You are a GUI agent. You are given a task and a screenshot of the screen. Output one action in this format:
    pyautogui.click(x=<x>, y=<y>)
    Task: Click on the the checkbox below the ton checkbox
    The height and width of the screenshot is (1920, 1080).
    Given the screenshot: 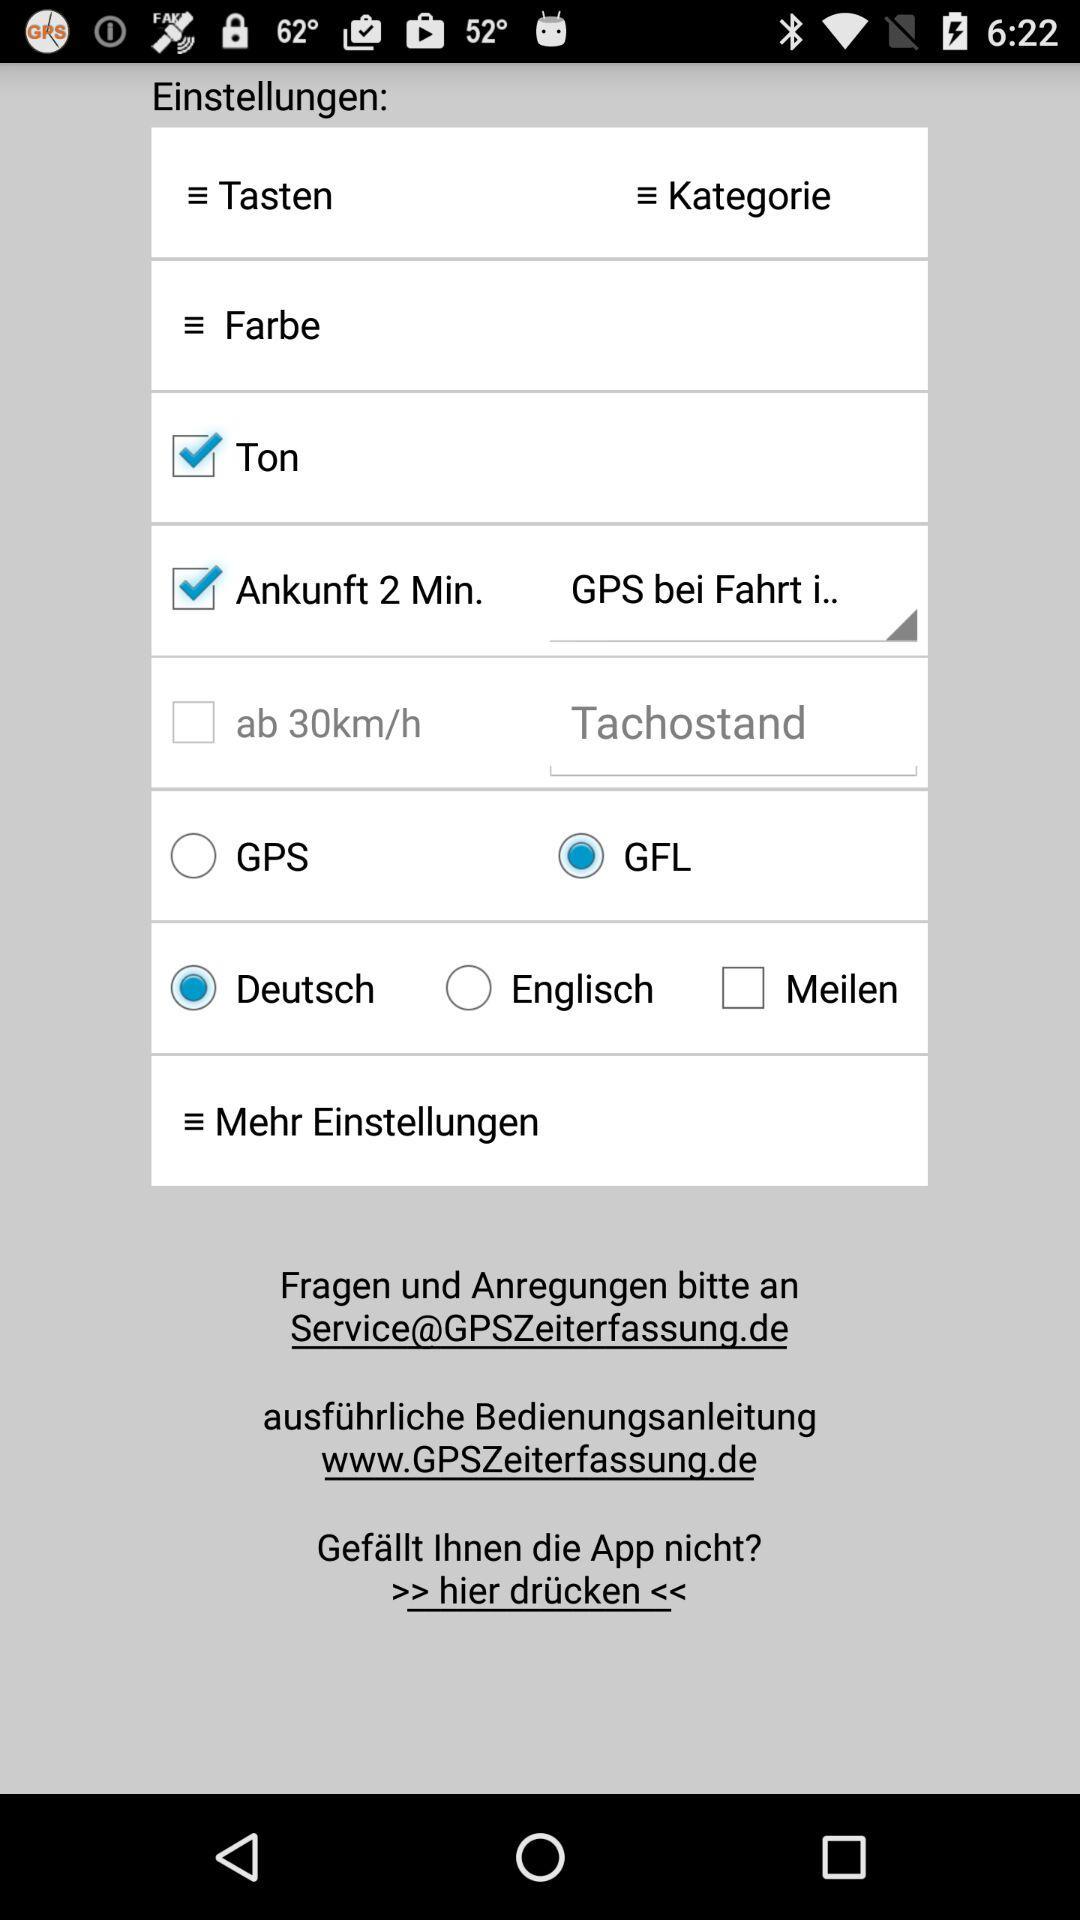 What is the action you would take?
    pyautogui.click(x=344, y=588)
    